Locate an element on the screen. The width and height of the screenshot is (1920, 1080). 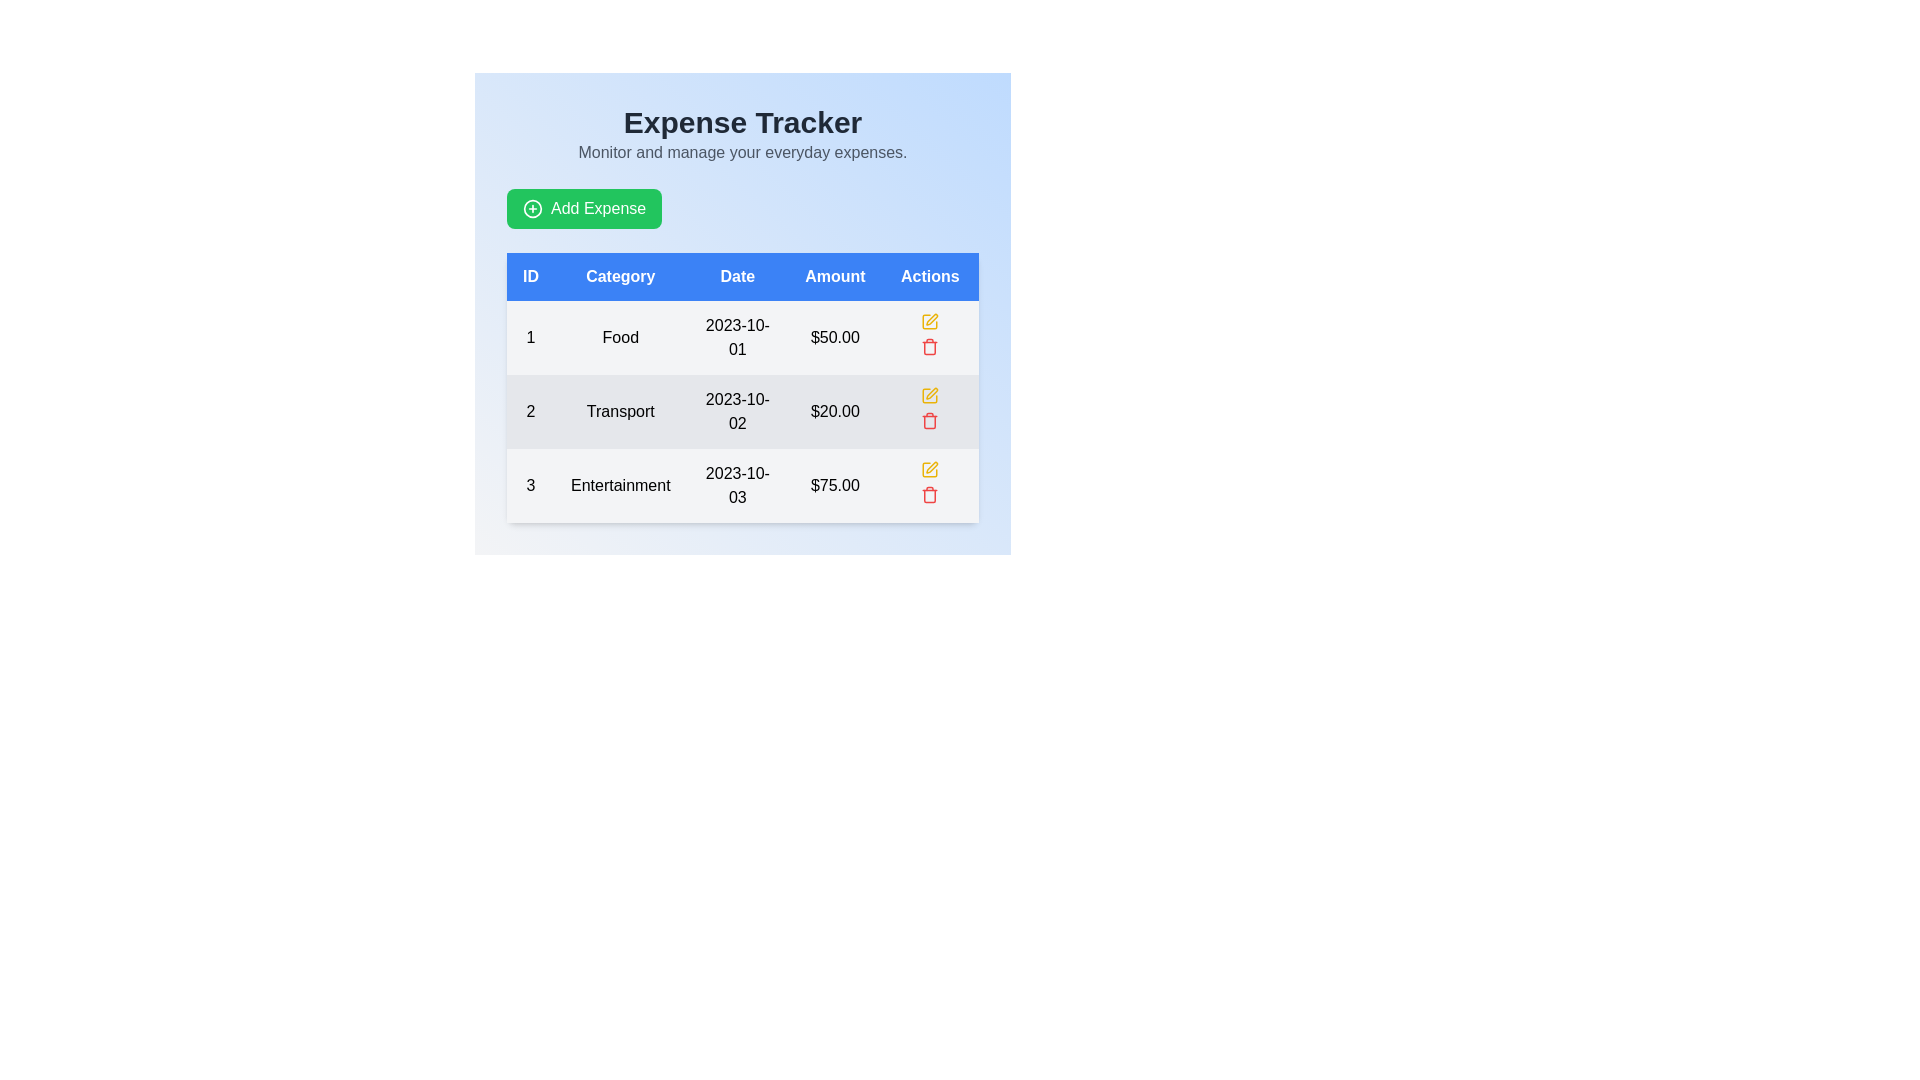
the third row of the 'Expense Tracker' table is located at coordinates (742, 486).